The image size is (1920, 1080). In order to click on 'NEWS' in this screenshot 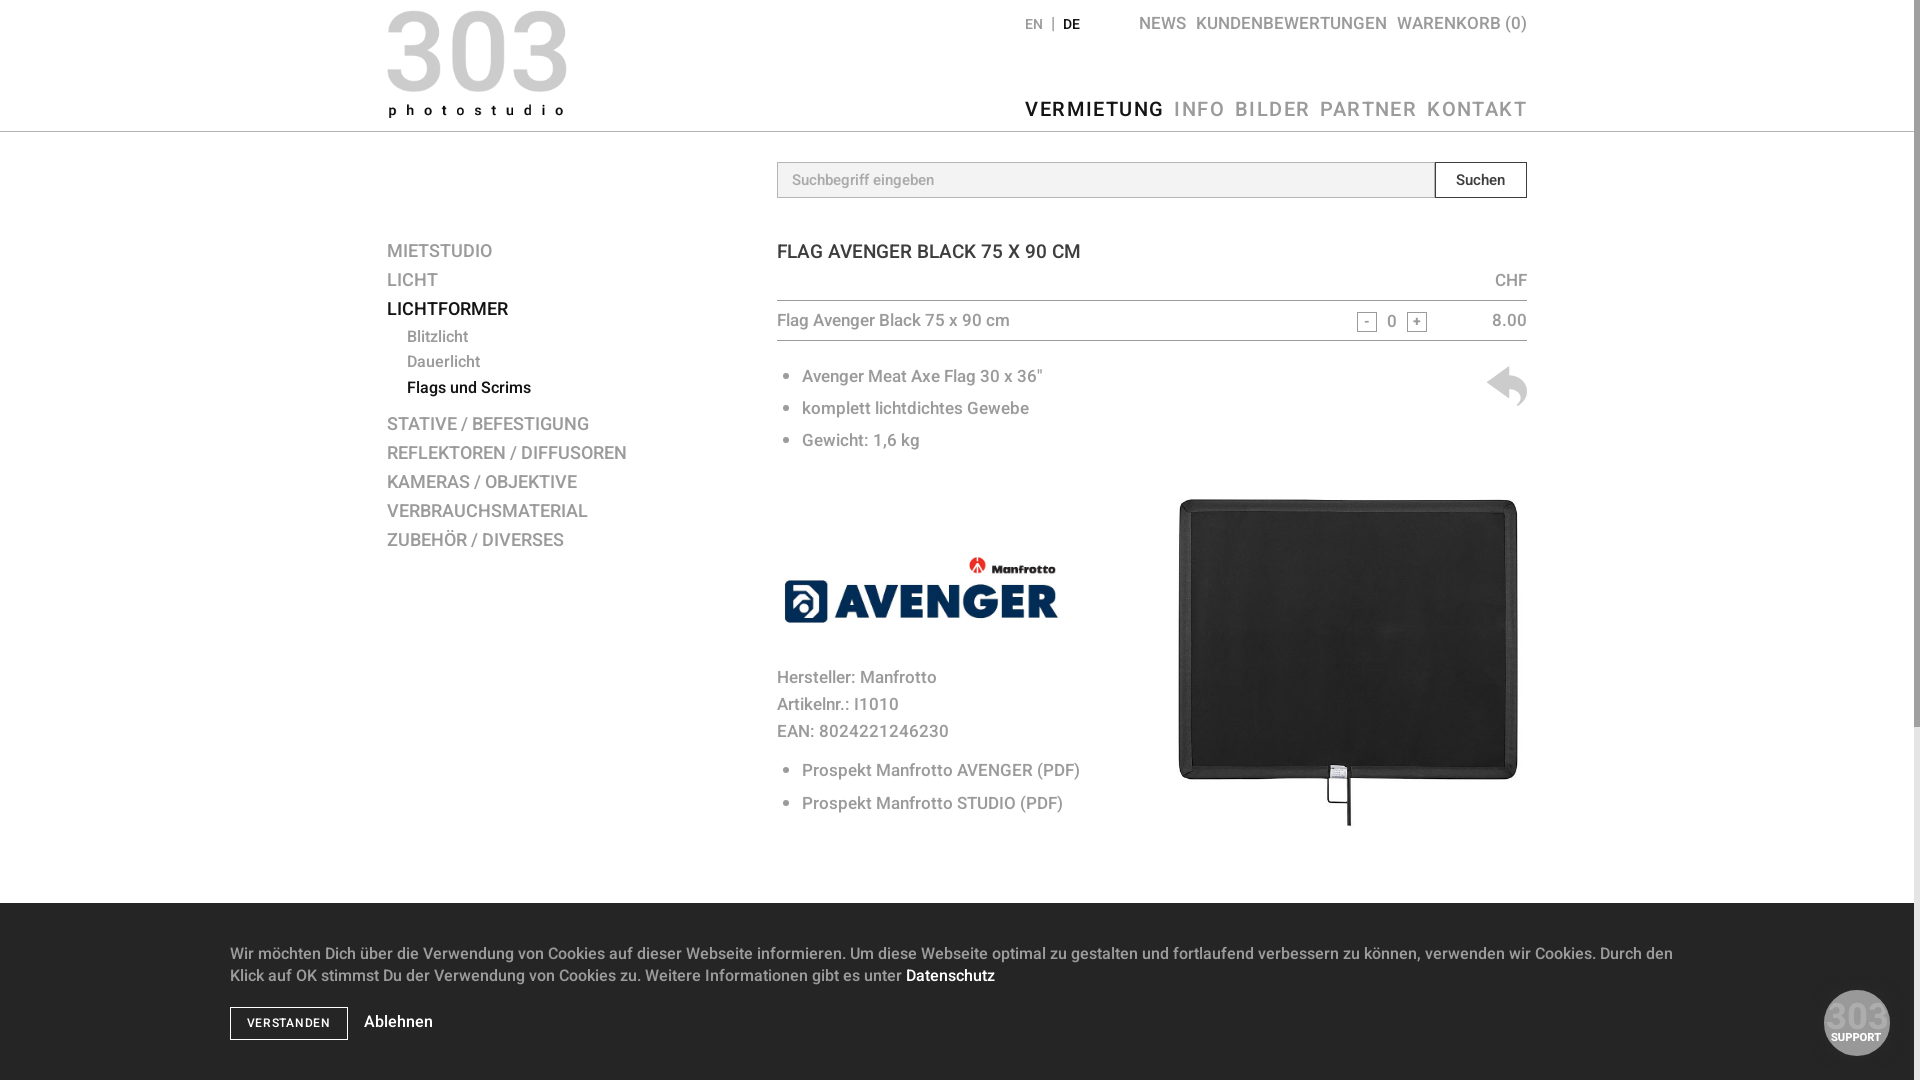, I will do `click(1162, 23)`.